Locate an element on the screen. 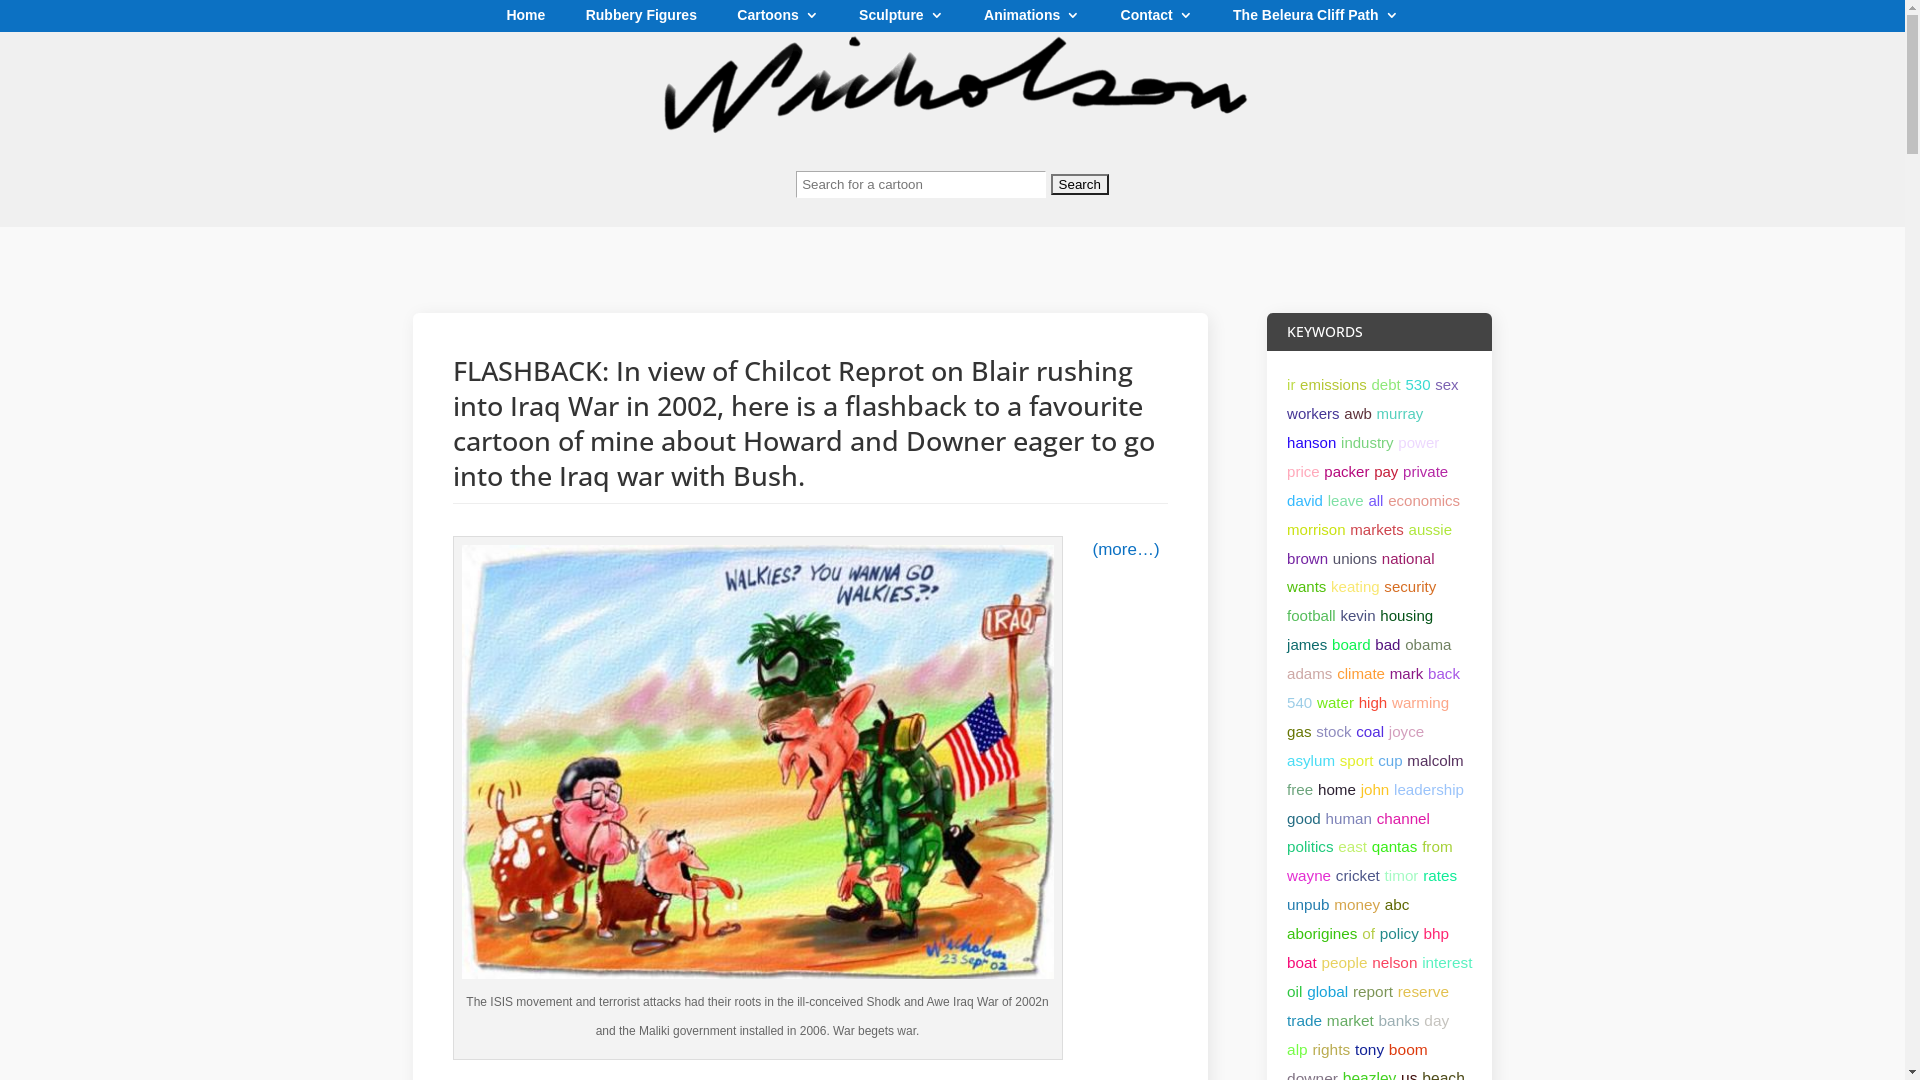 This screenshot has width=1920, height=1080. 'east' is located at coordinates (1352, 846).